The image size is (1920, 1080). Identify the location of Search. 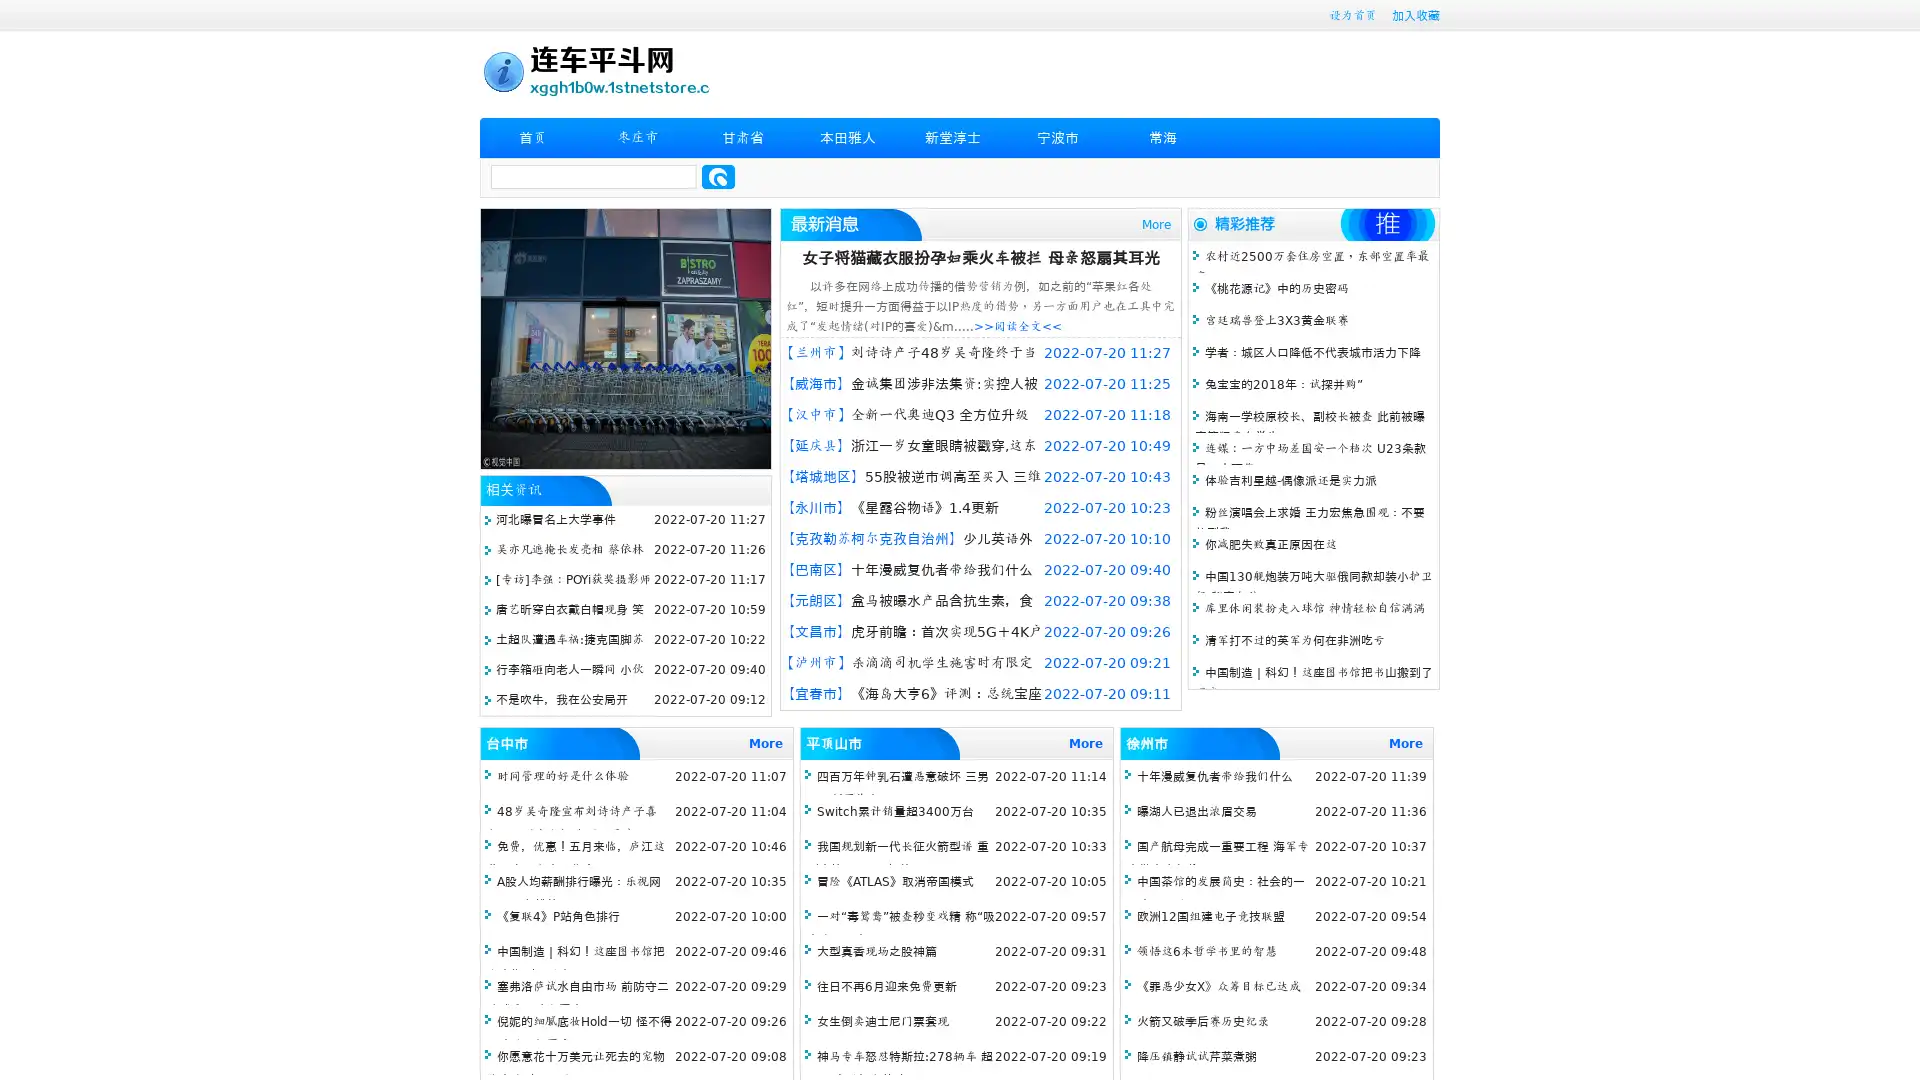
(718, 176).